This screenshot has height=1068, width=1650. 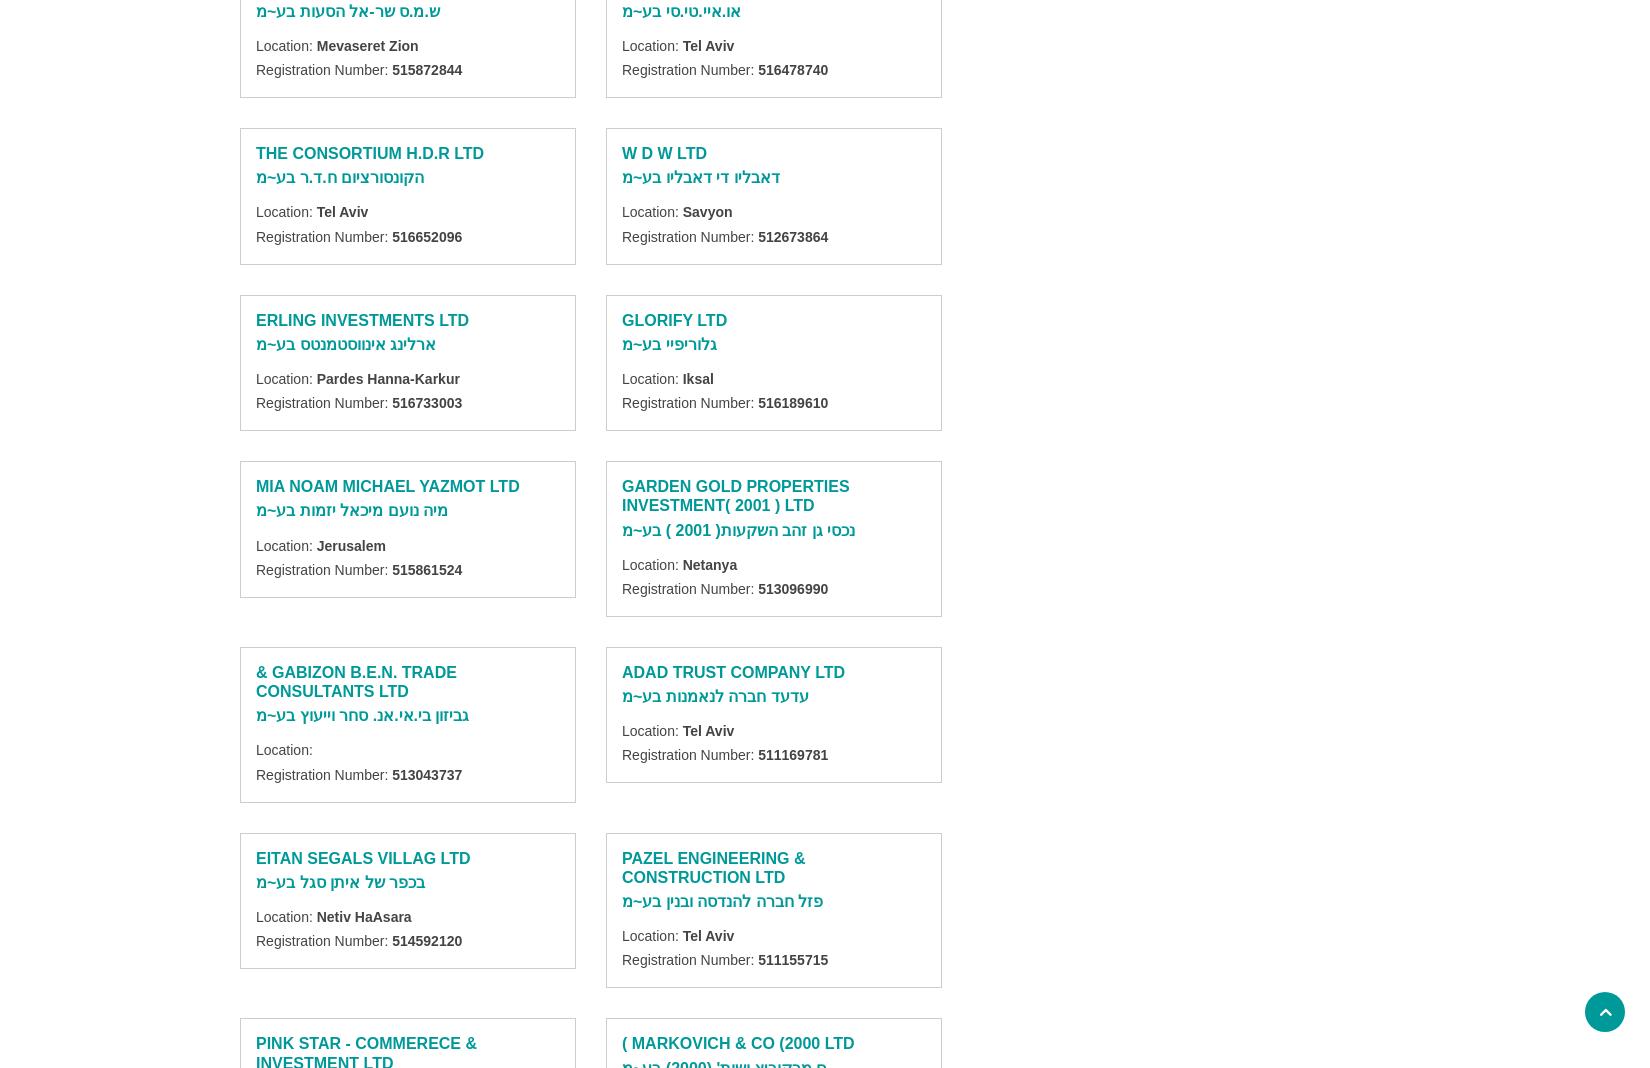 What do you see at coordinates (737, 529) in the screenshot?
I see `'נכסי גן זהב השקעות( 2001 ) בע~מ'` at bounding box center [737, 529].